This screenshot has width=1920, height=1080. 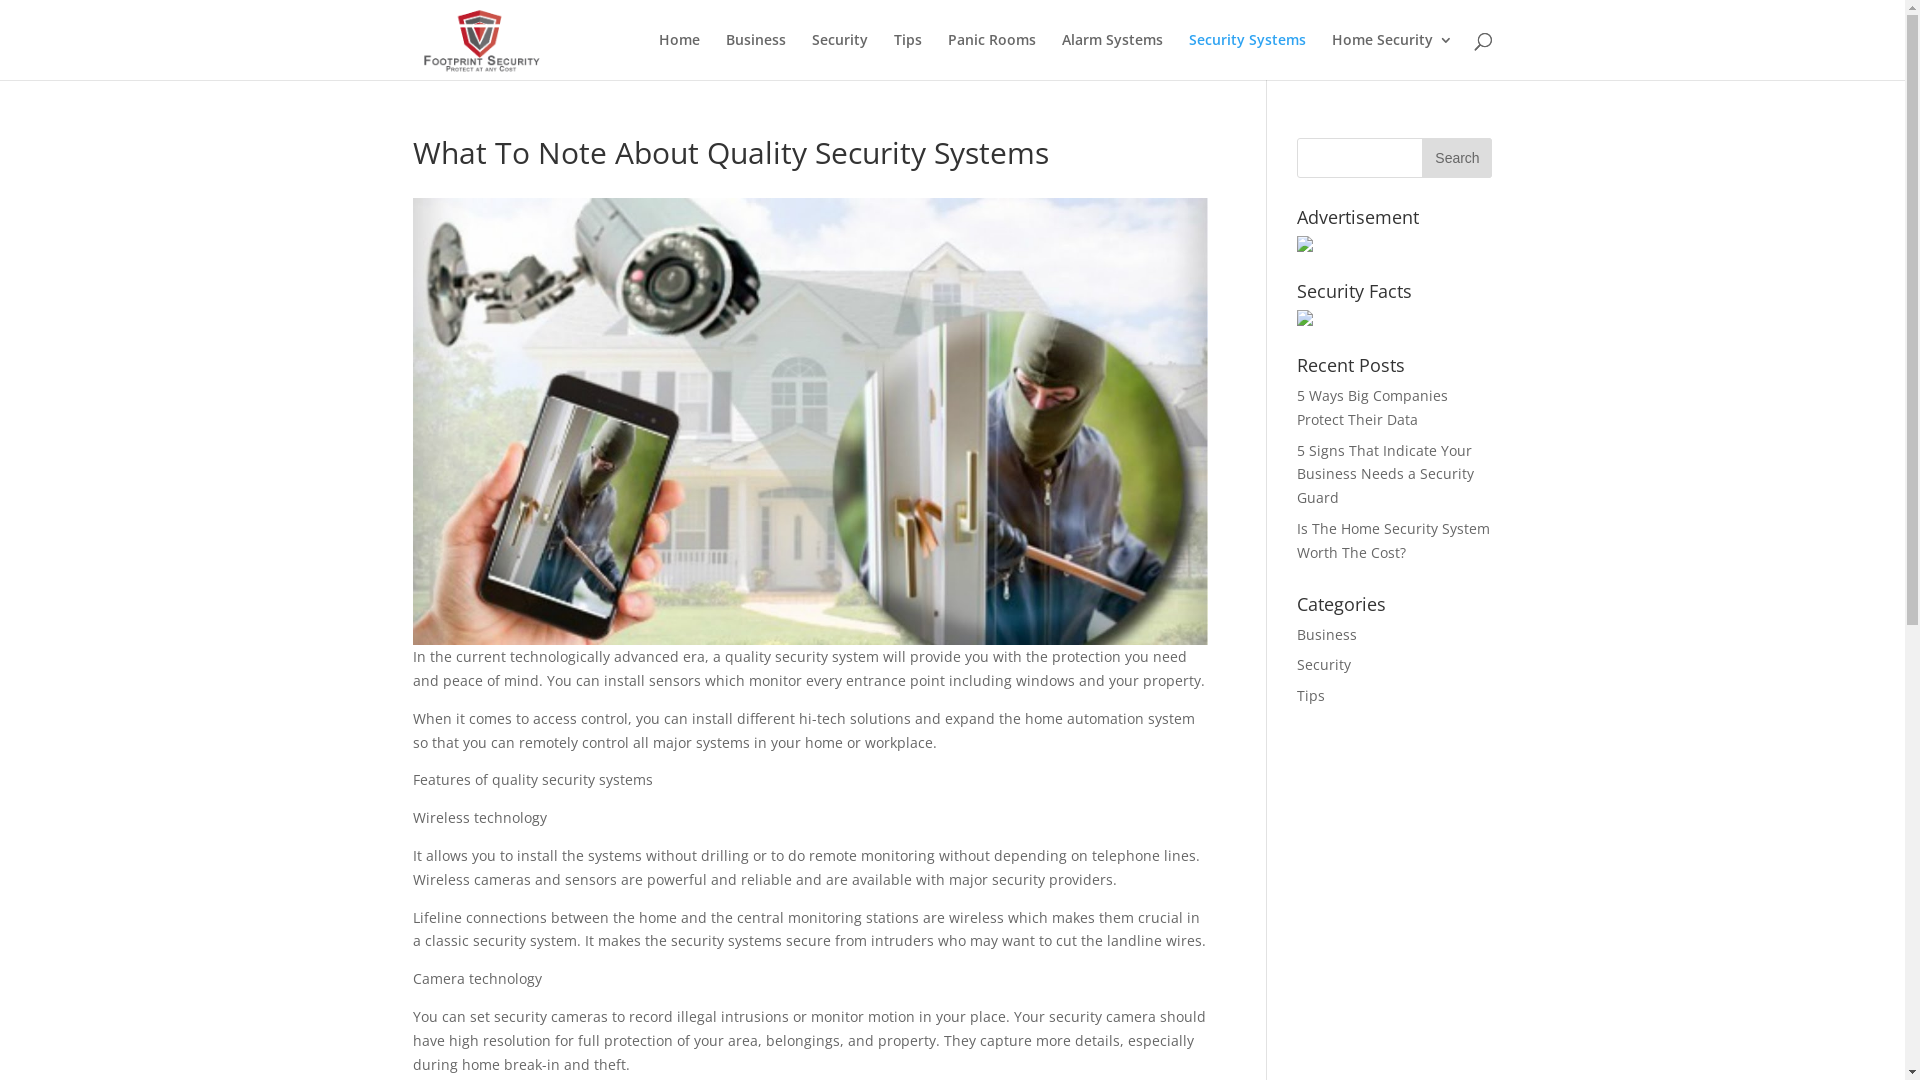 What do you see at coordinates (1111, 55) in the screenshot?
I see `'Alarm Systems'` at bounding box center [1111, 55].